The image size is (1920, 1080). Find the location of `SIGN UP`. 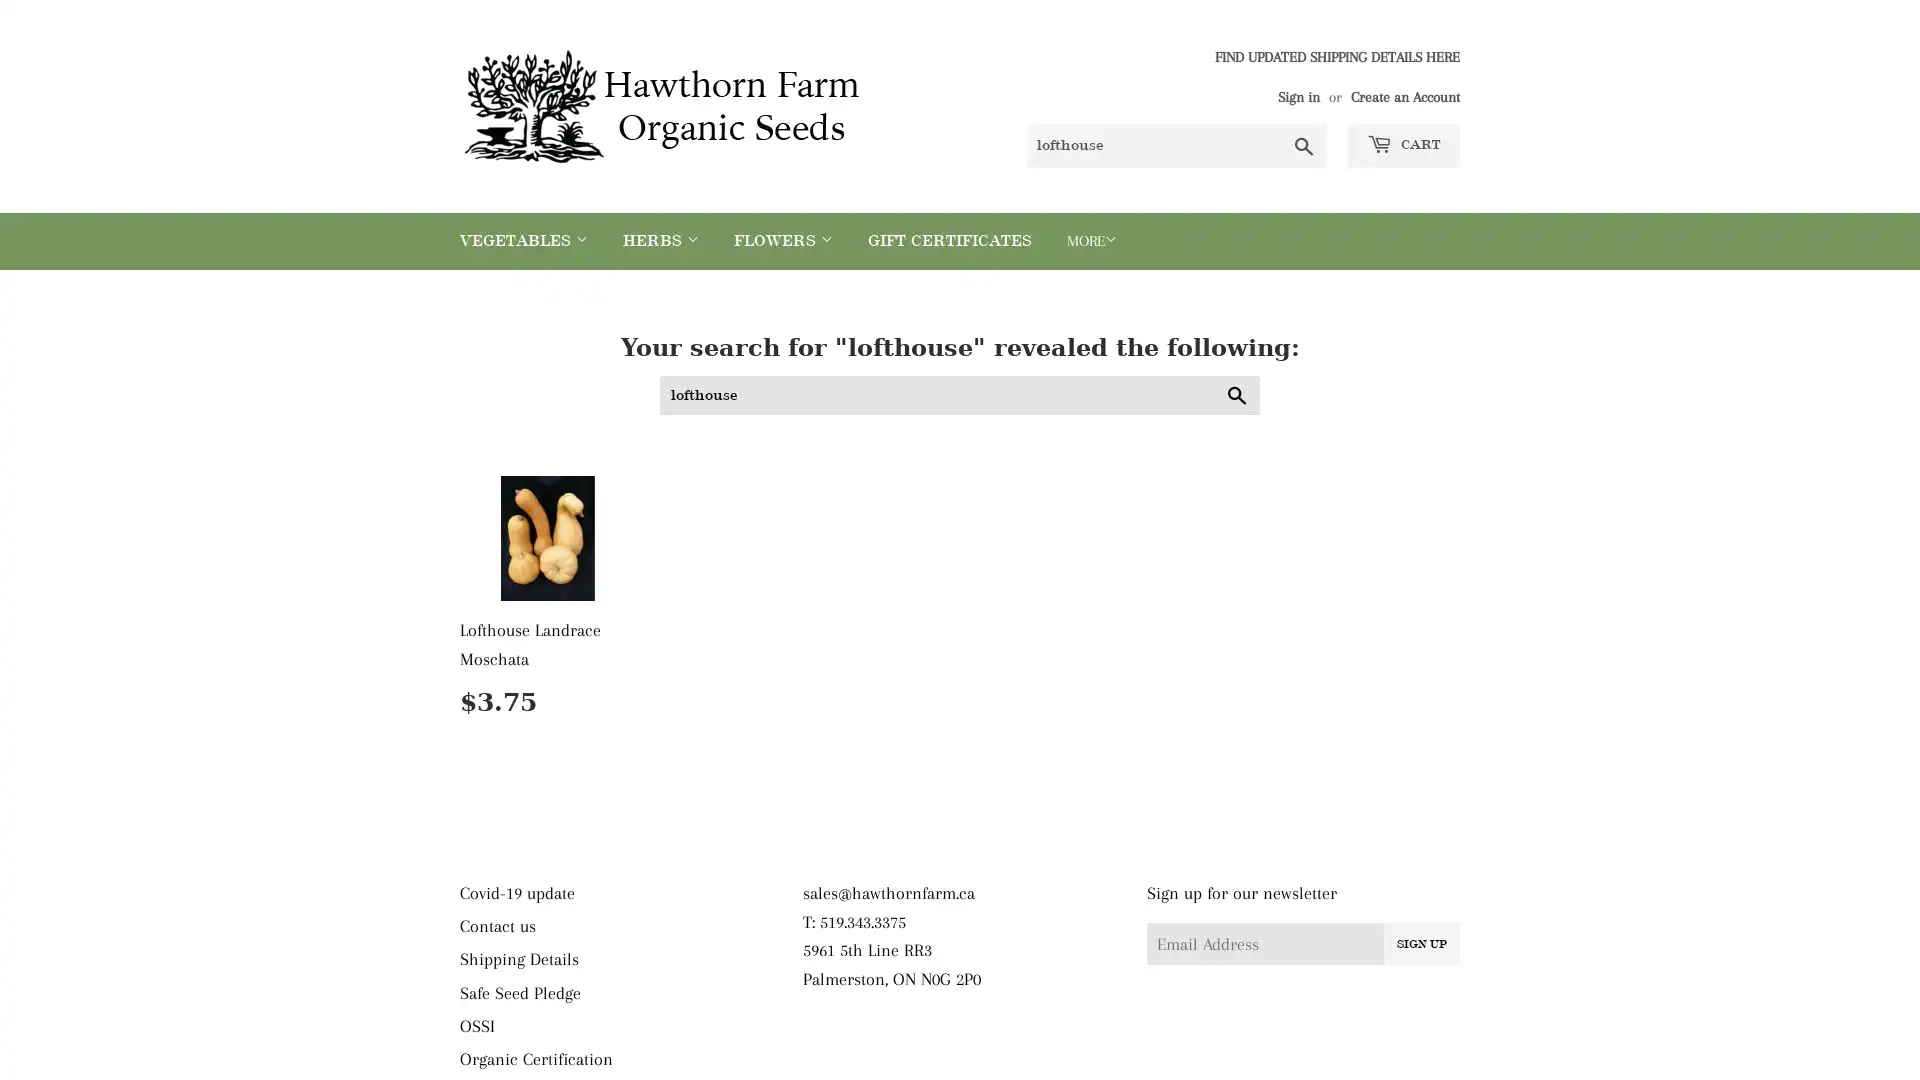

SIGN UP is located at coordinates (1419, 941).